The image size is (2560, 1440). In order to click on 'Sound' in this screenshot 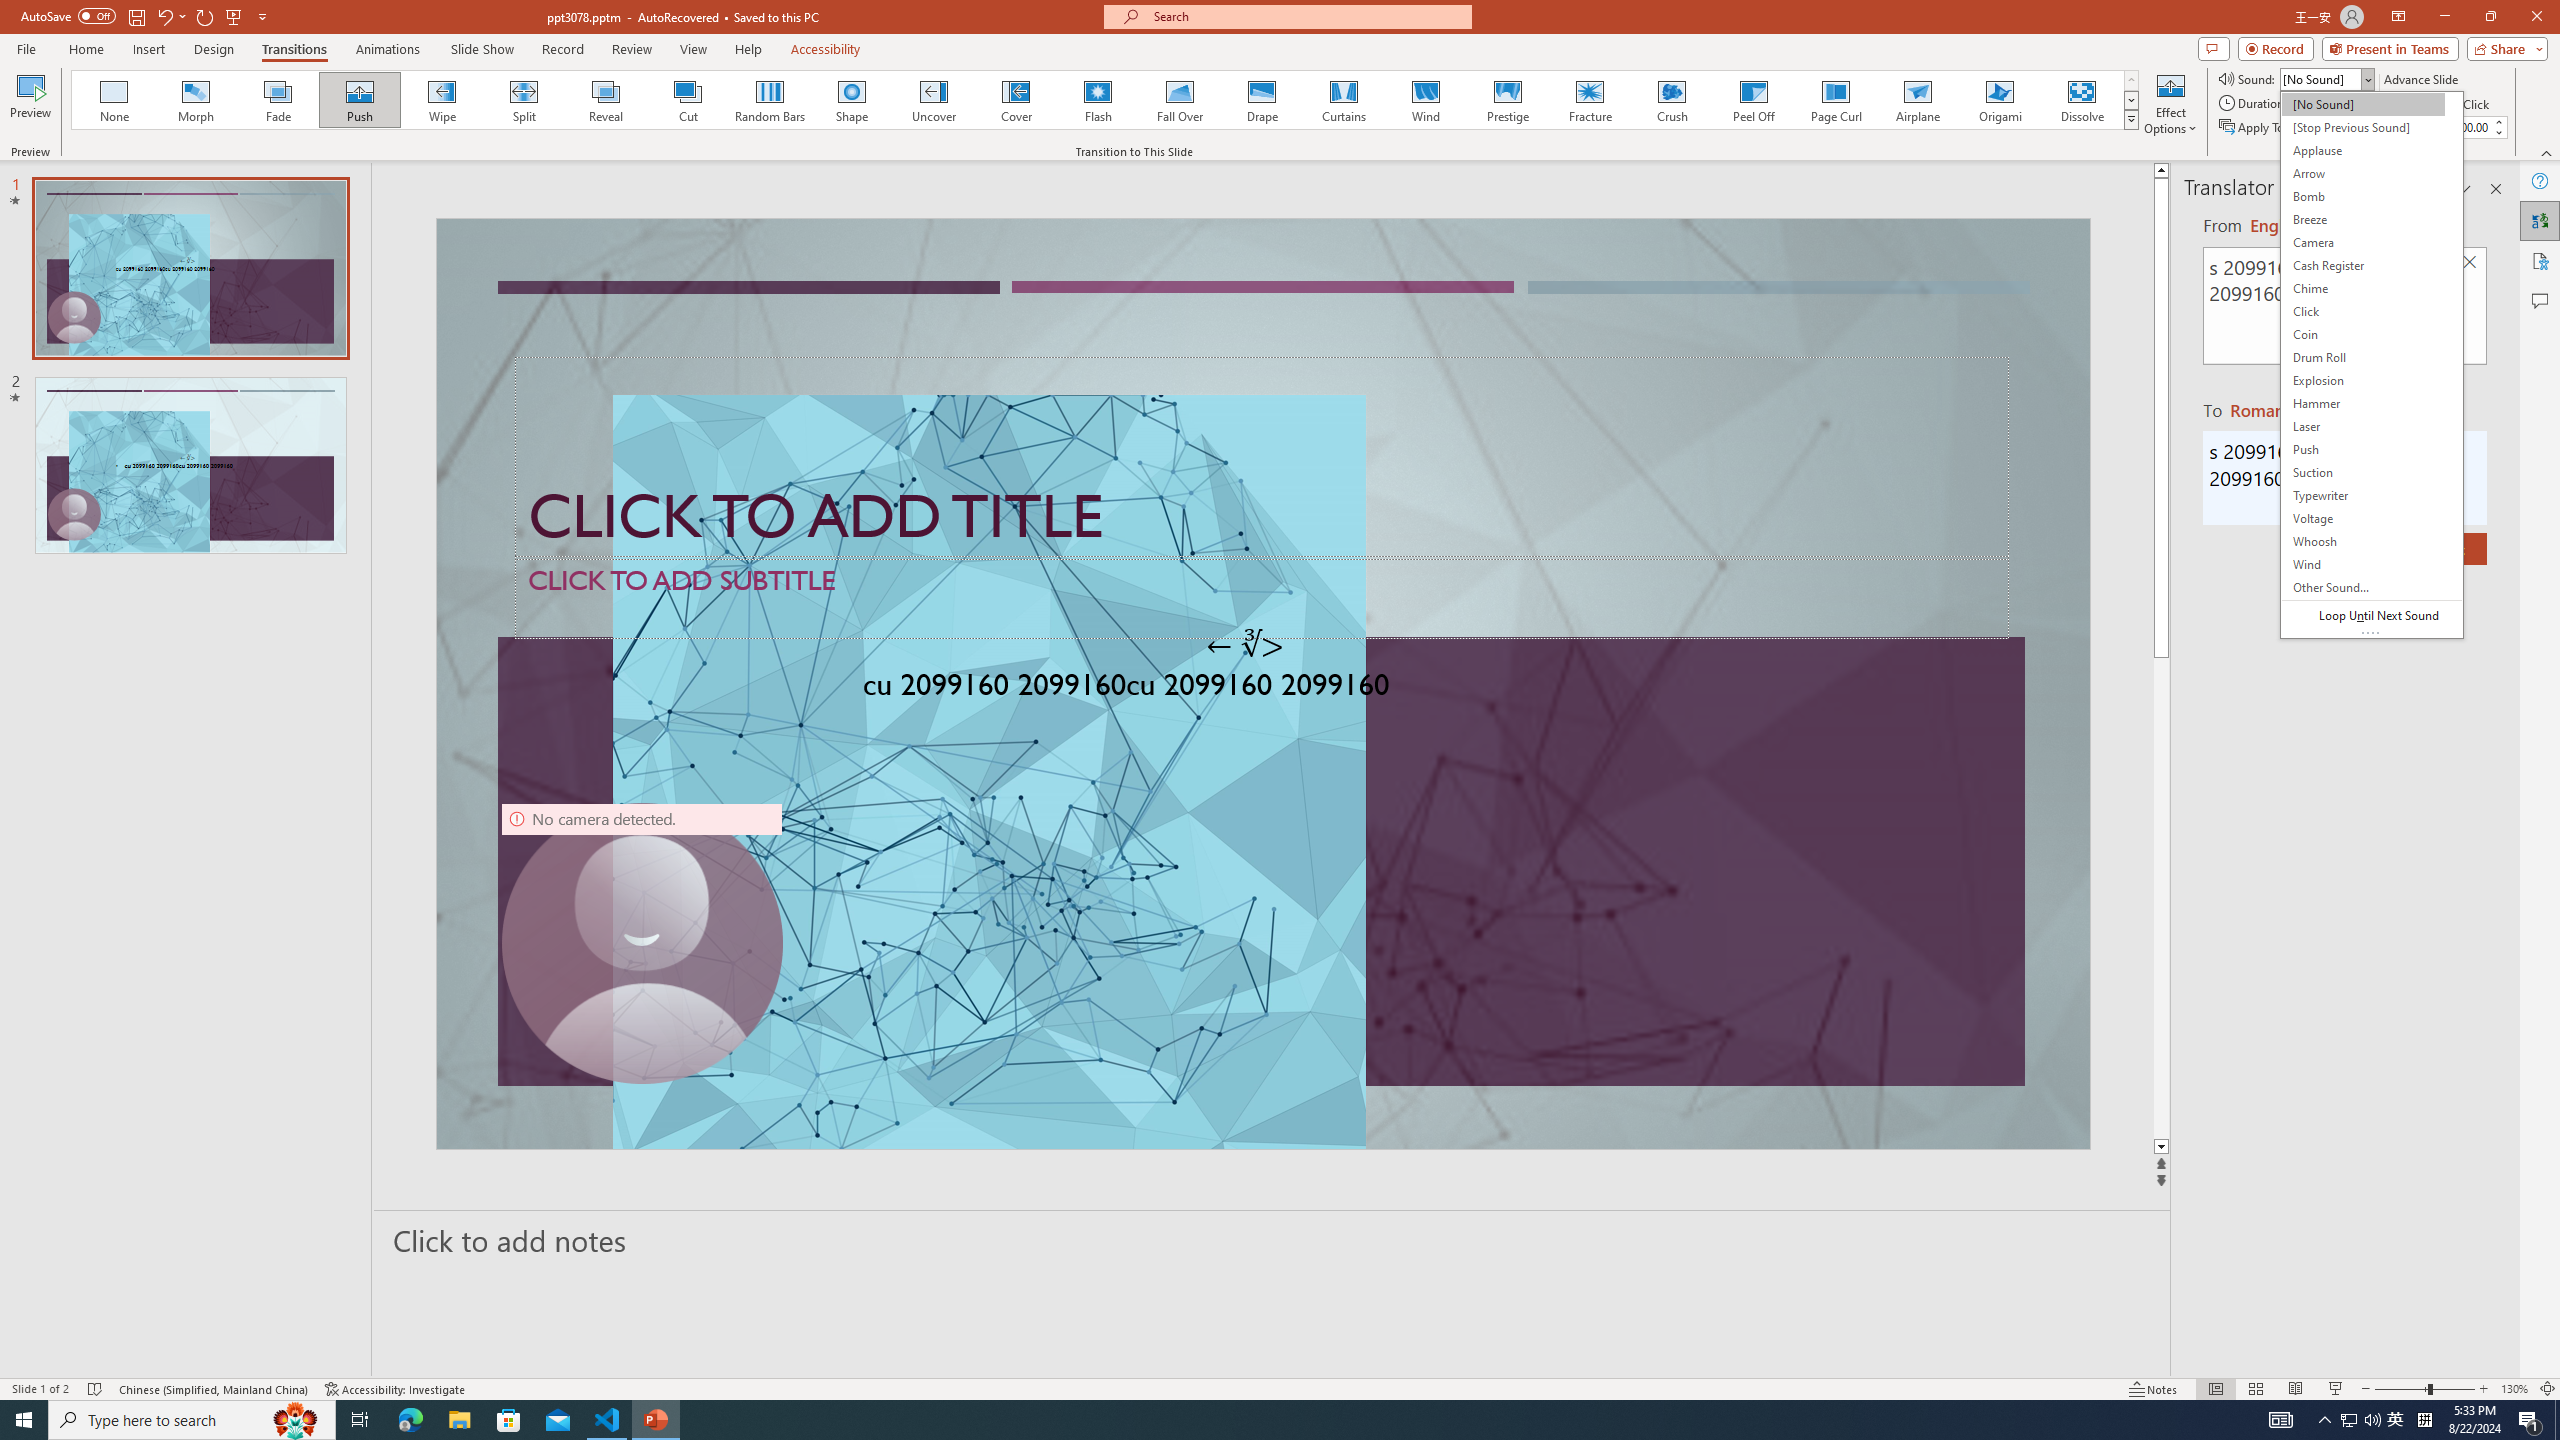, I will do `click(2327, 78)`.